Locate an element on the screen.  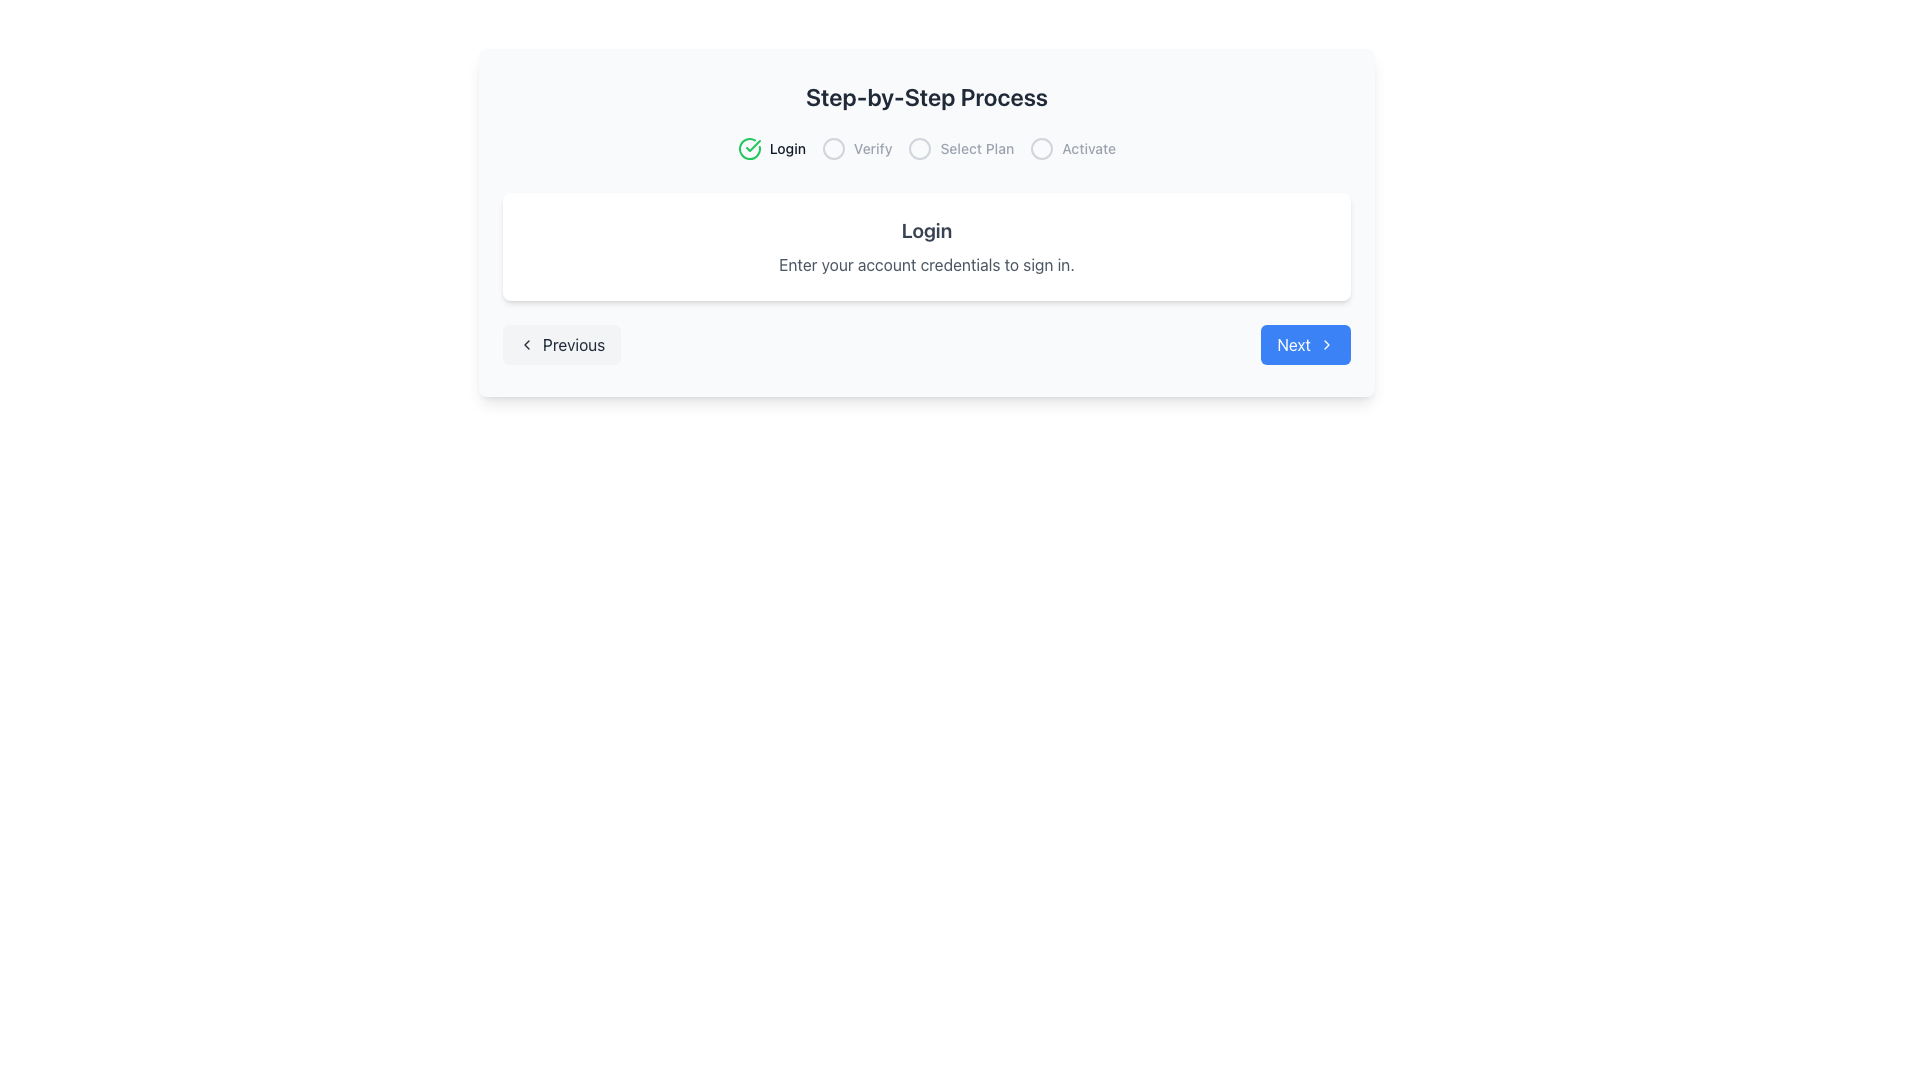
the Step indicator labeled 'Login' with a checkmark icon indicating completion, positioned under the 'Step-by-Step Process' header is located at coordinates (770, 148).